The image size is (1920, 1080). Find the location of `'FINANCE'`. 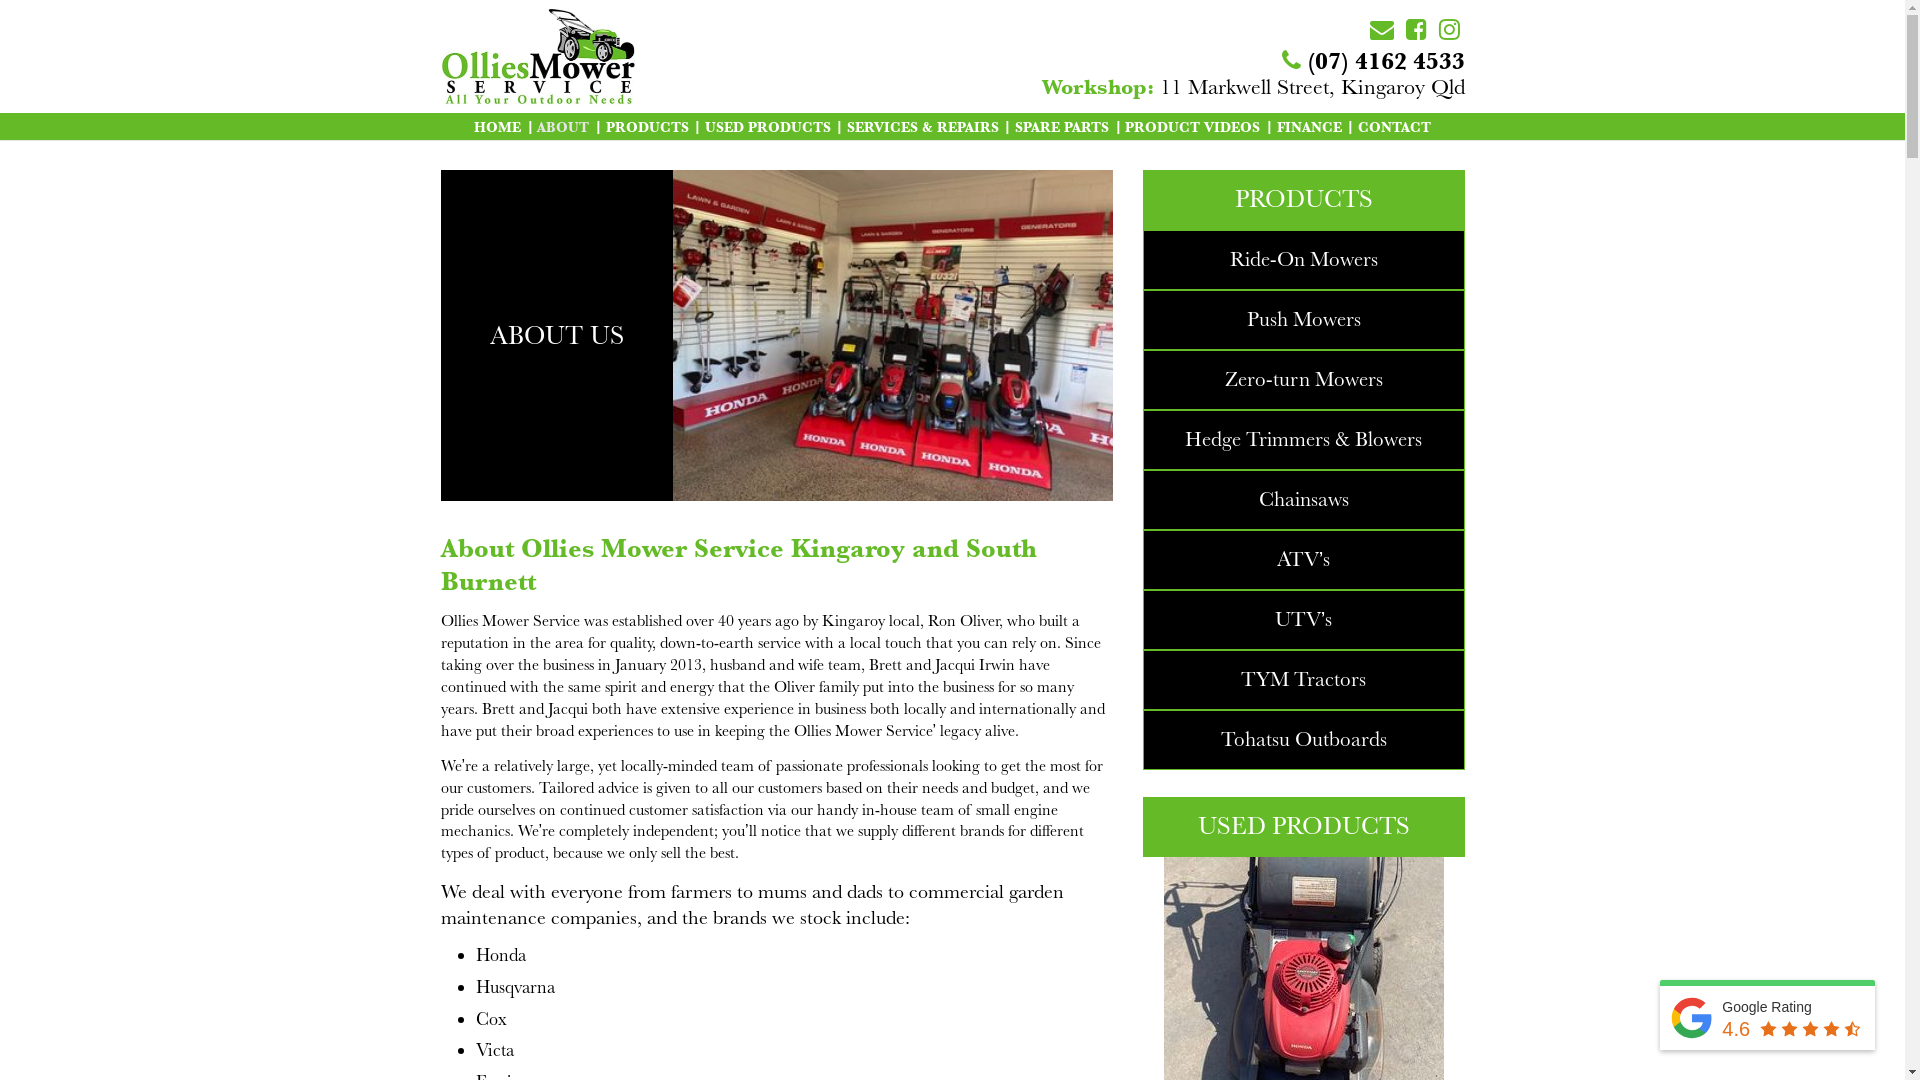

'FINANCE' is located at coordinates (1309, 126).